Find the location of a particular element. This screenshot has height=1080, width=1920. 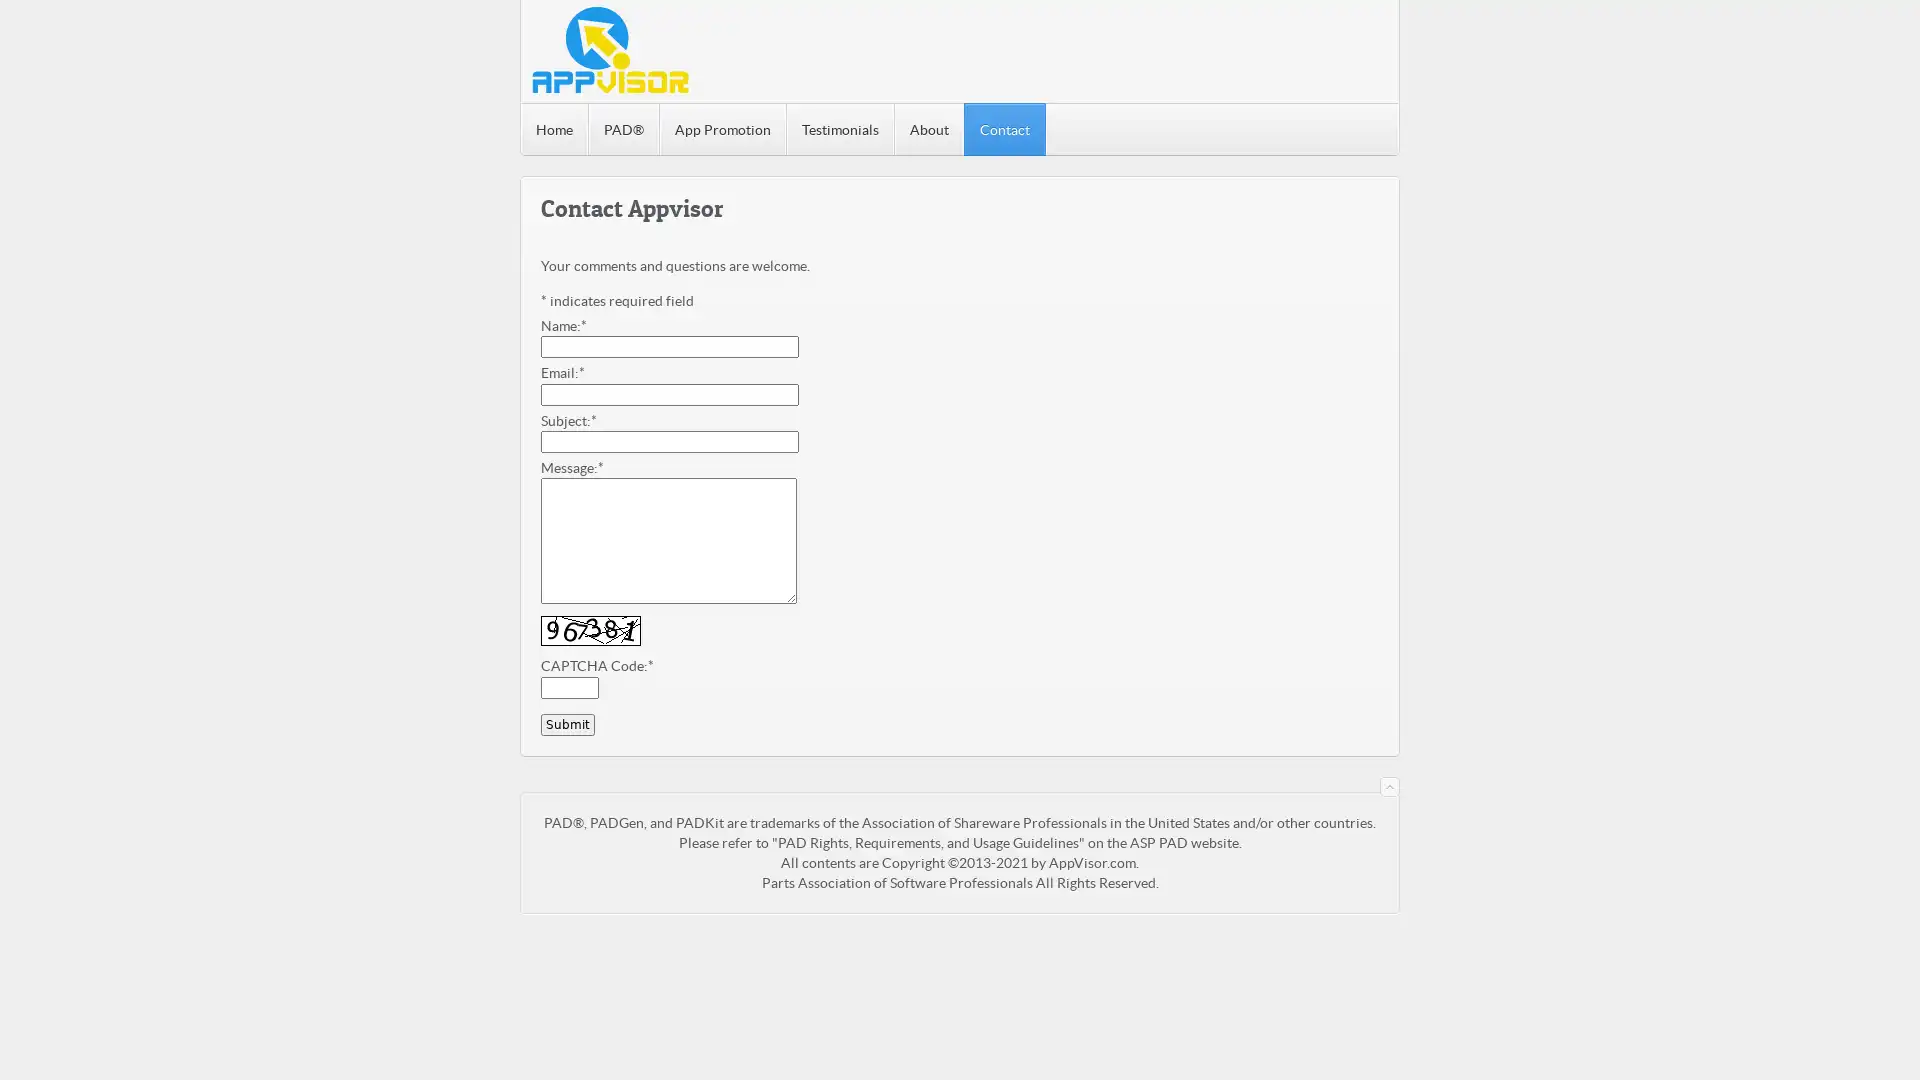

Submit is located at coordinates (566, 725).